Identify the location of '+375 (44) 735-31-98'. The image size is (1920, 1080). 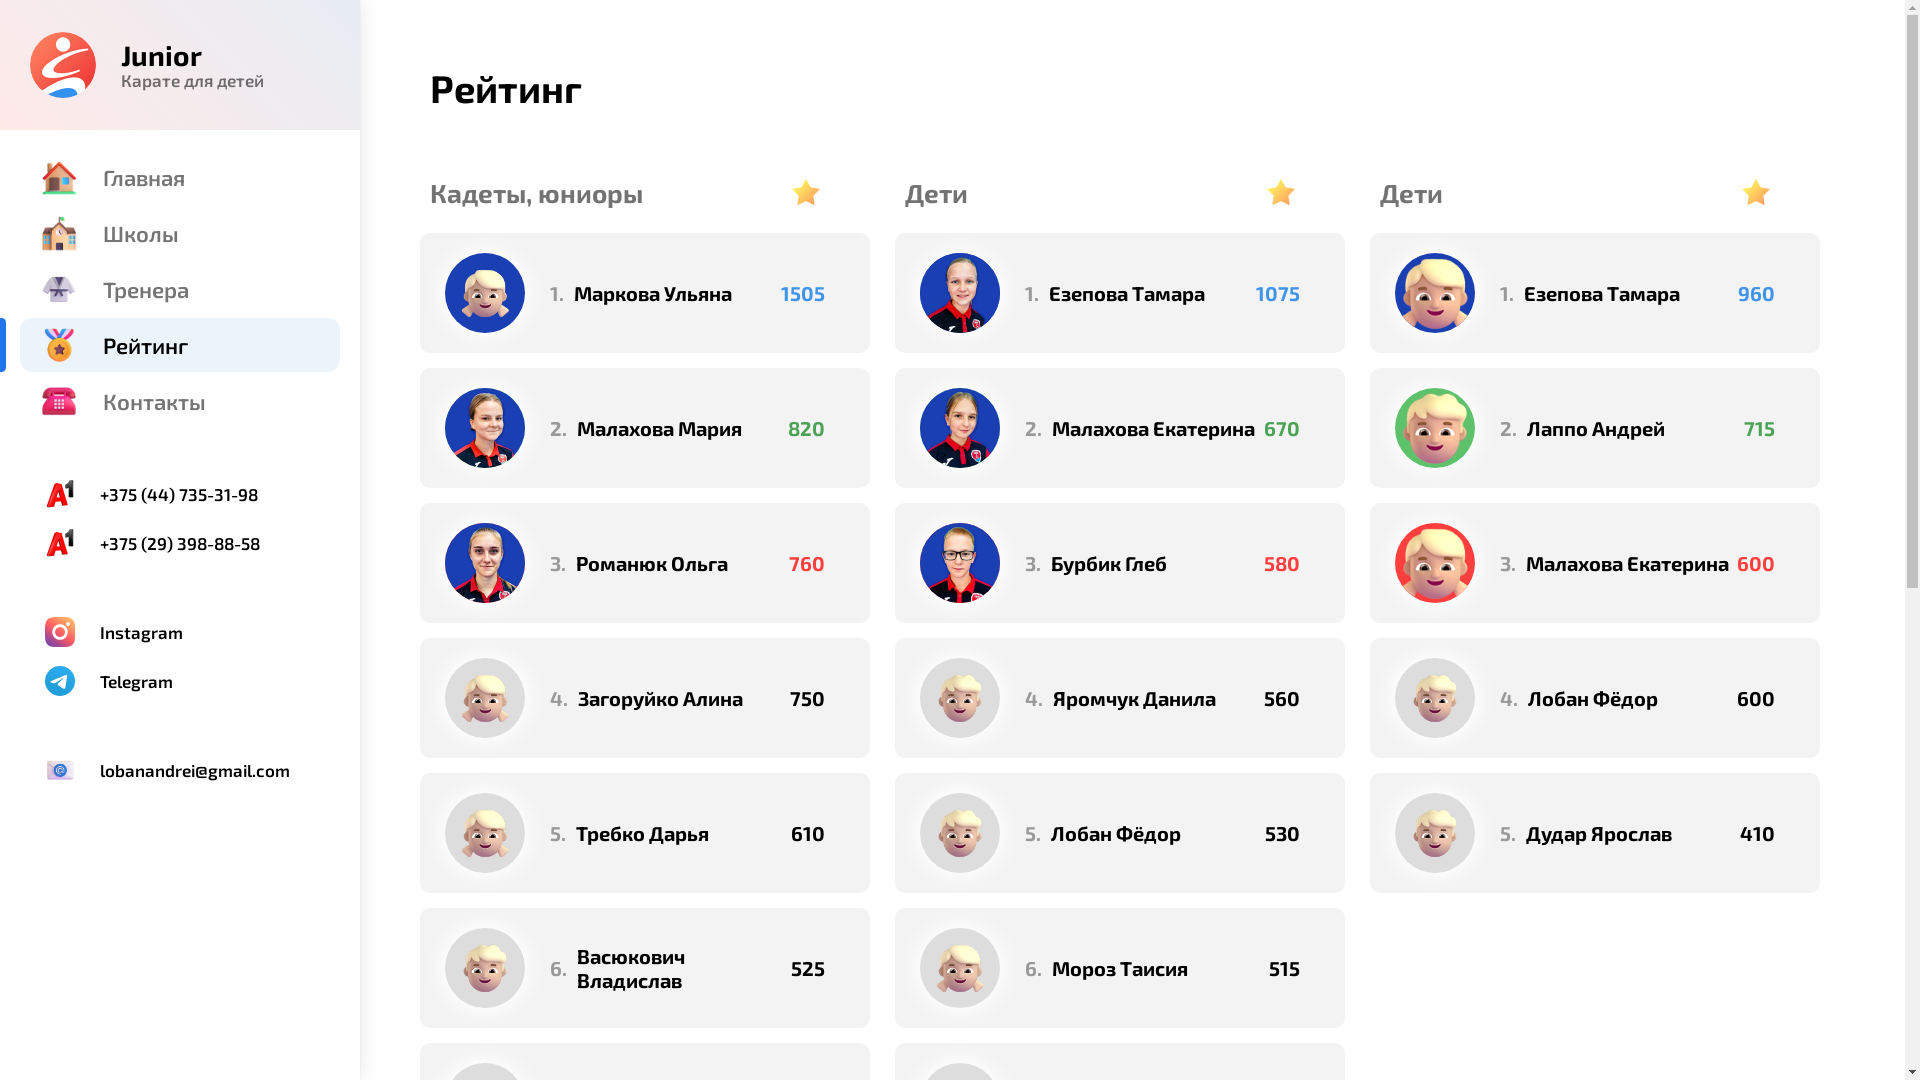
(180, 493).